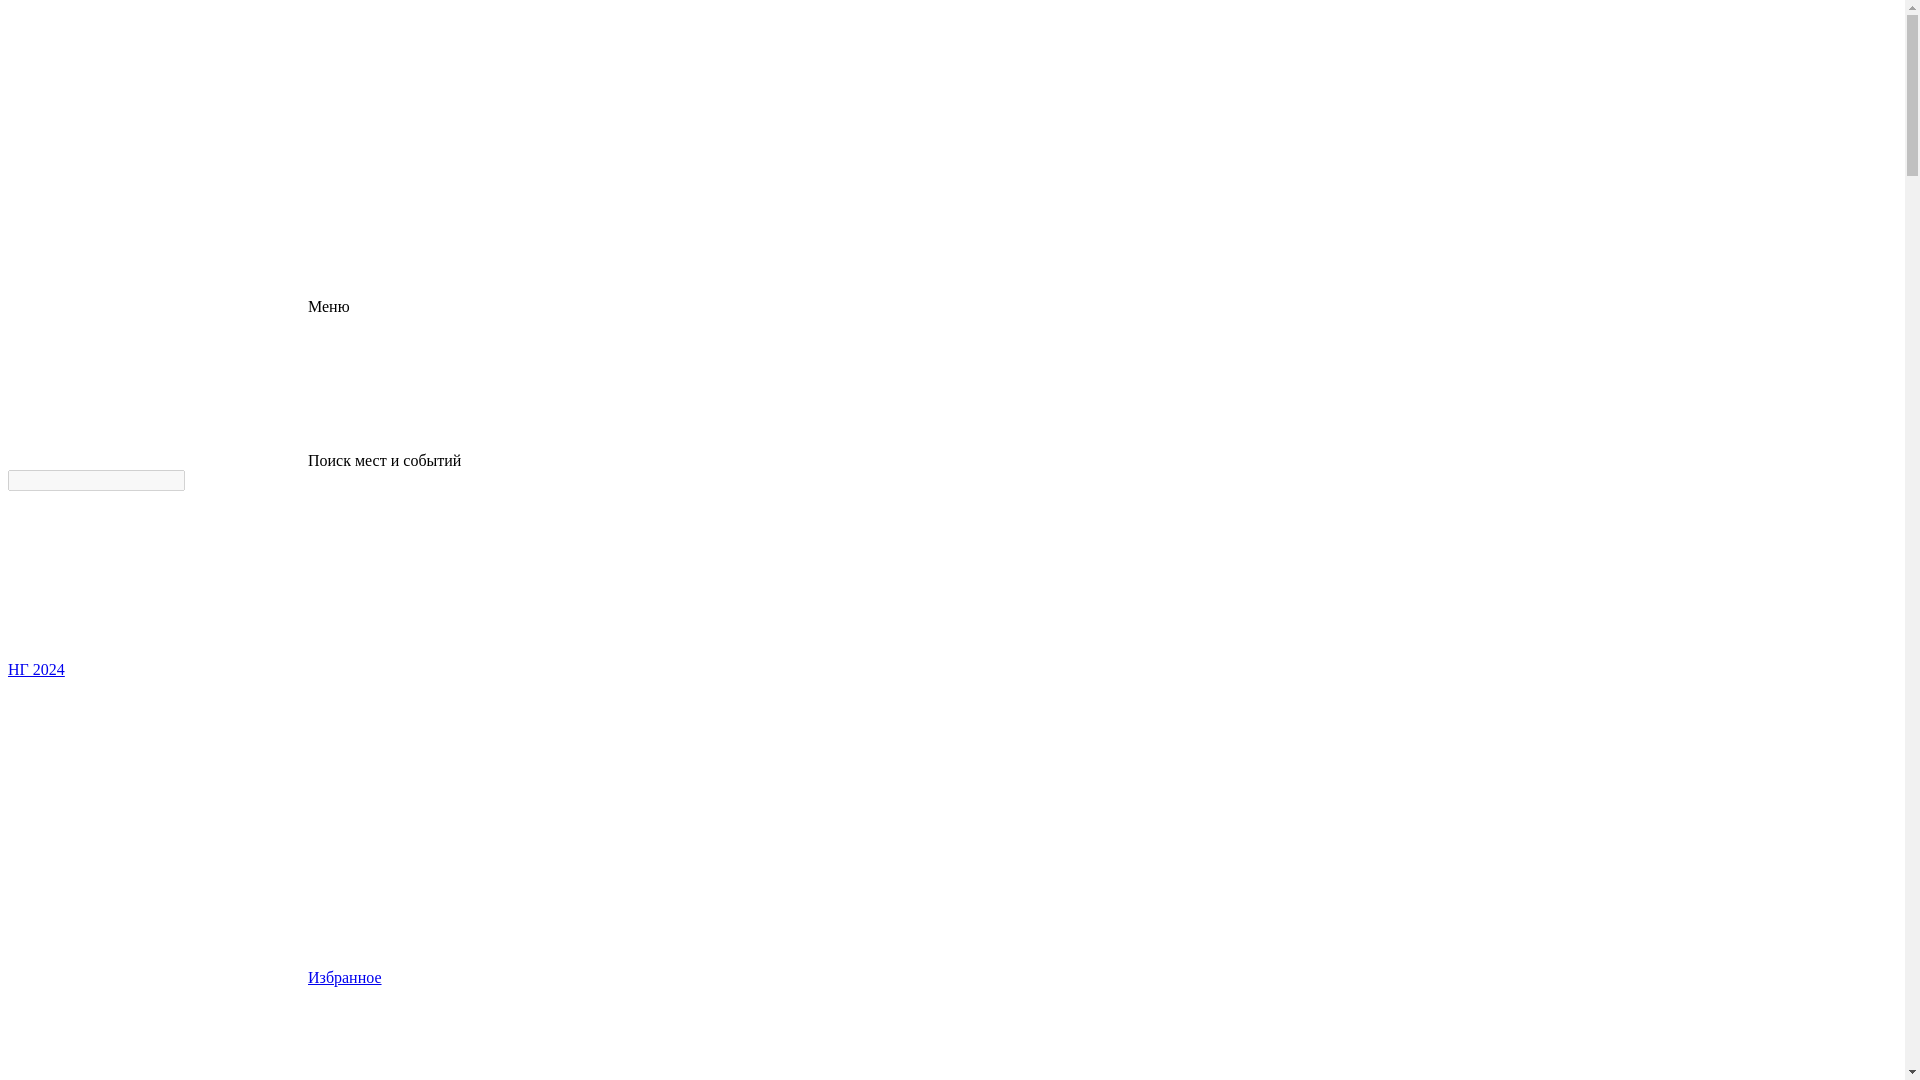 This screenshot has height=1080, width=1920. I want to click on 'logo', so click(157, 151).